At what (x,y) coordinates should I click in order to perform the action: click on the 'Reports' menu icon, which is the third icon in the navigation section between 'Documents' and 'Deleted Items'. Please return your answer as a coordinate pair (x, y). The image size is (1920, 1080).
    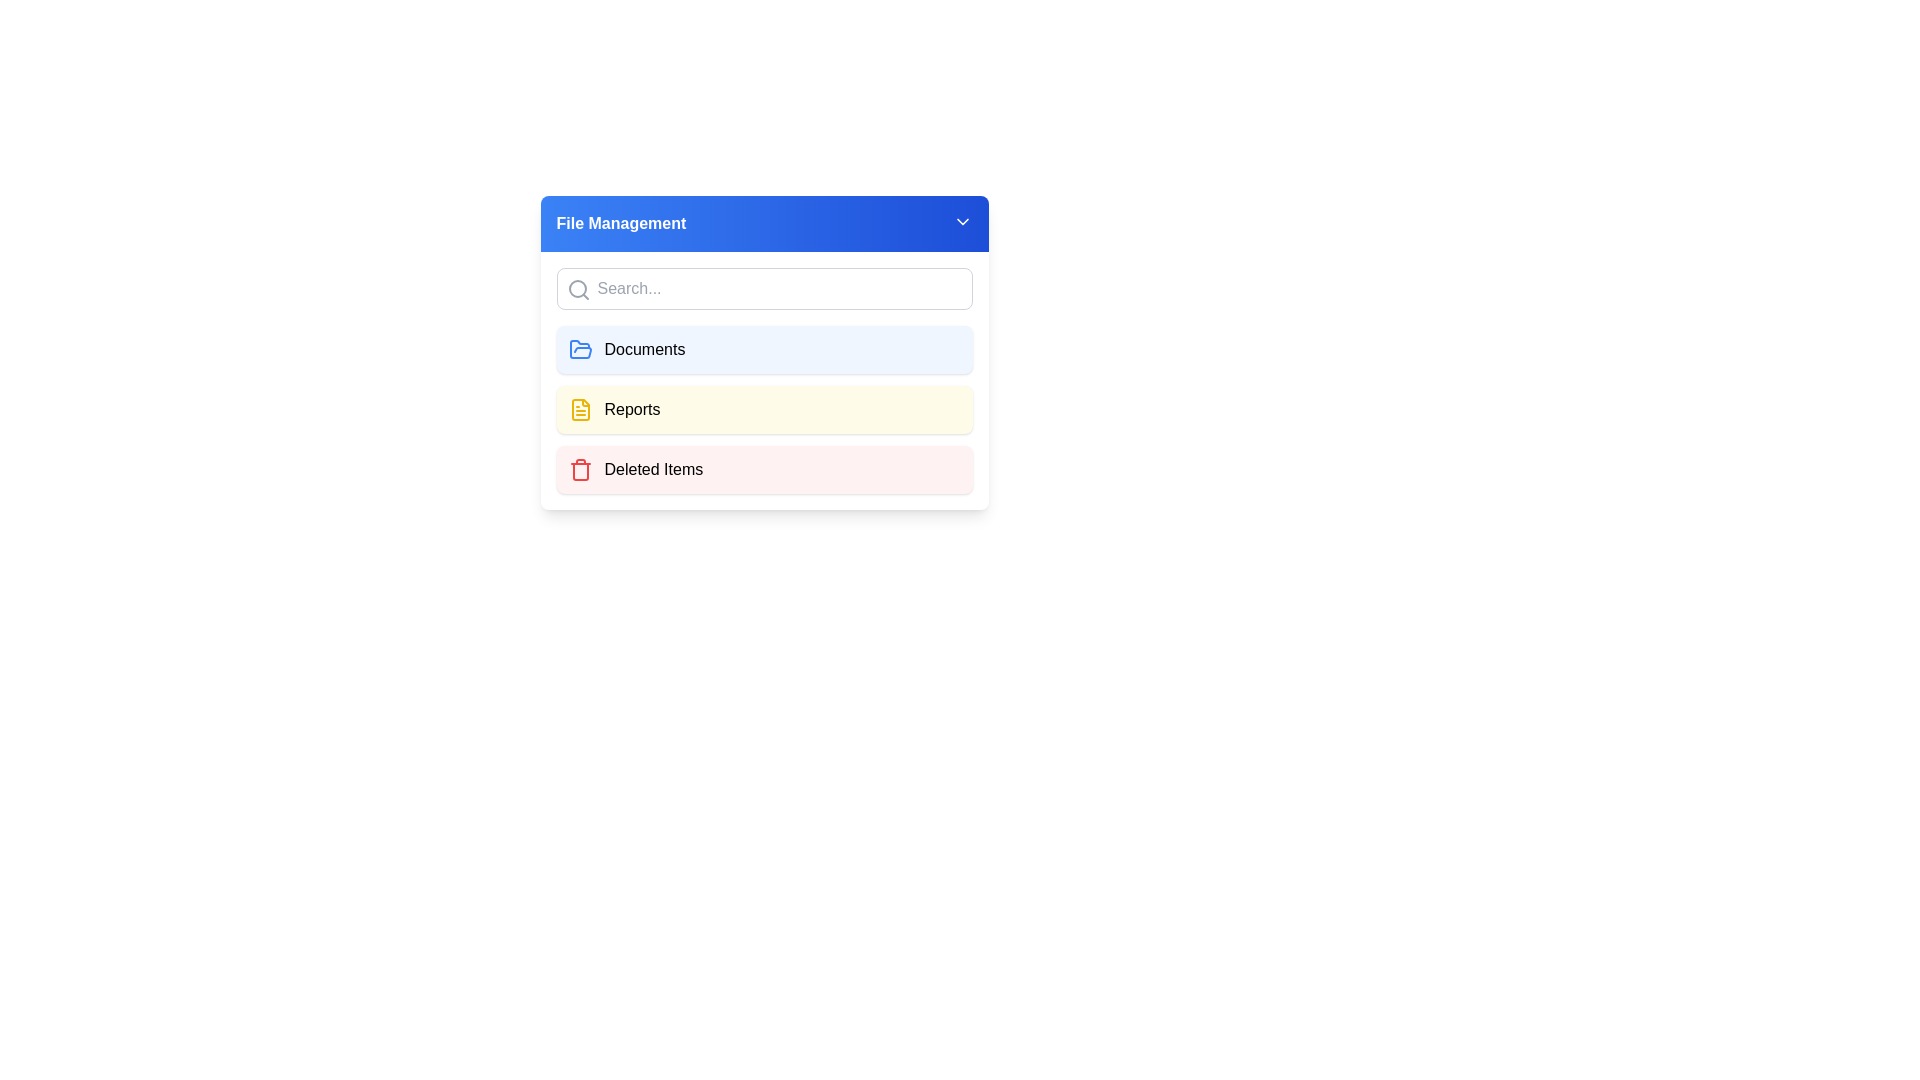
    Looking at the image, I should click on (579, 408).